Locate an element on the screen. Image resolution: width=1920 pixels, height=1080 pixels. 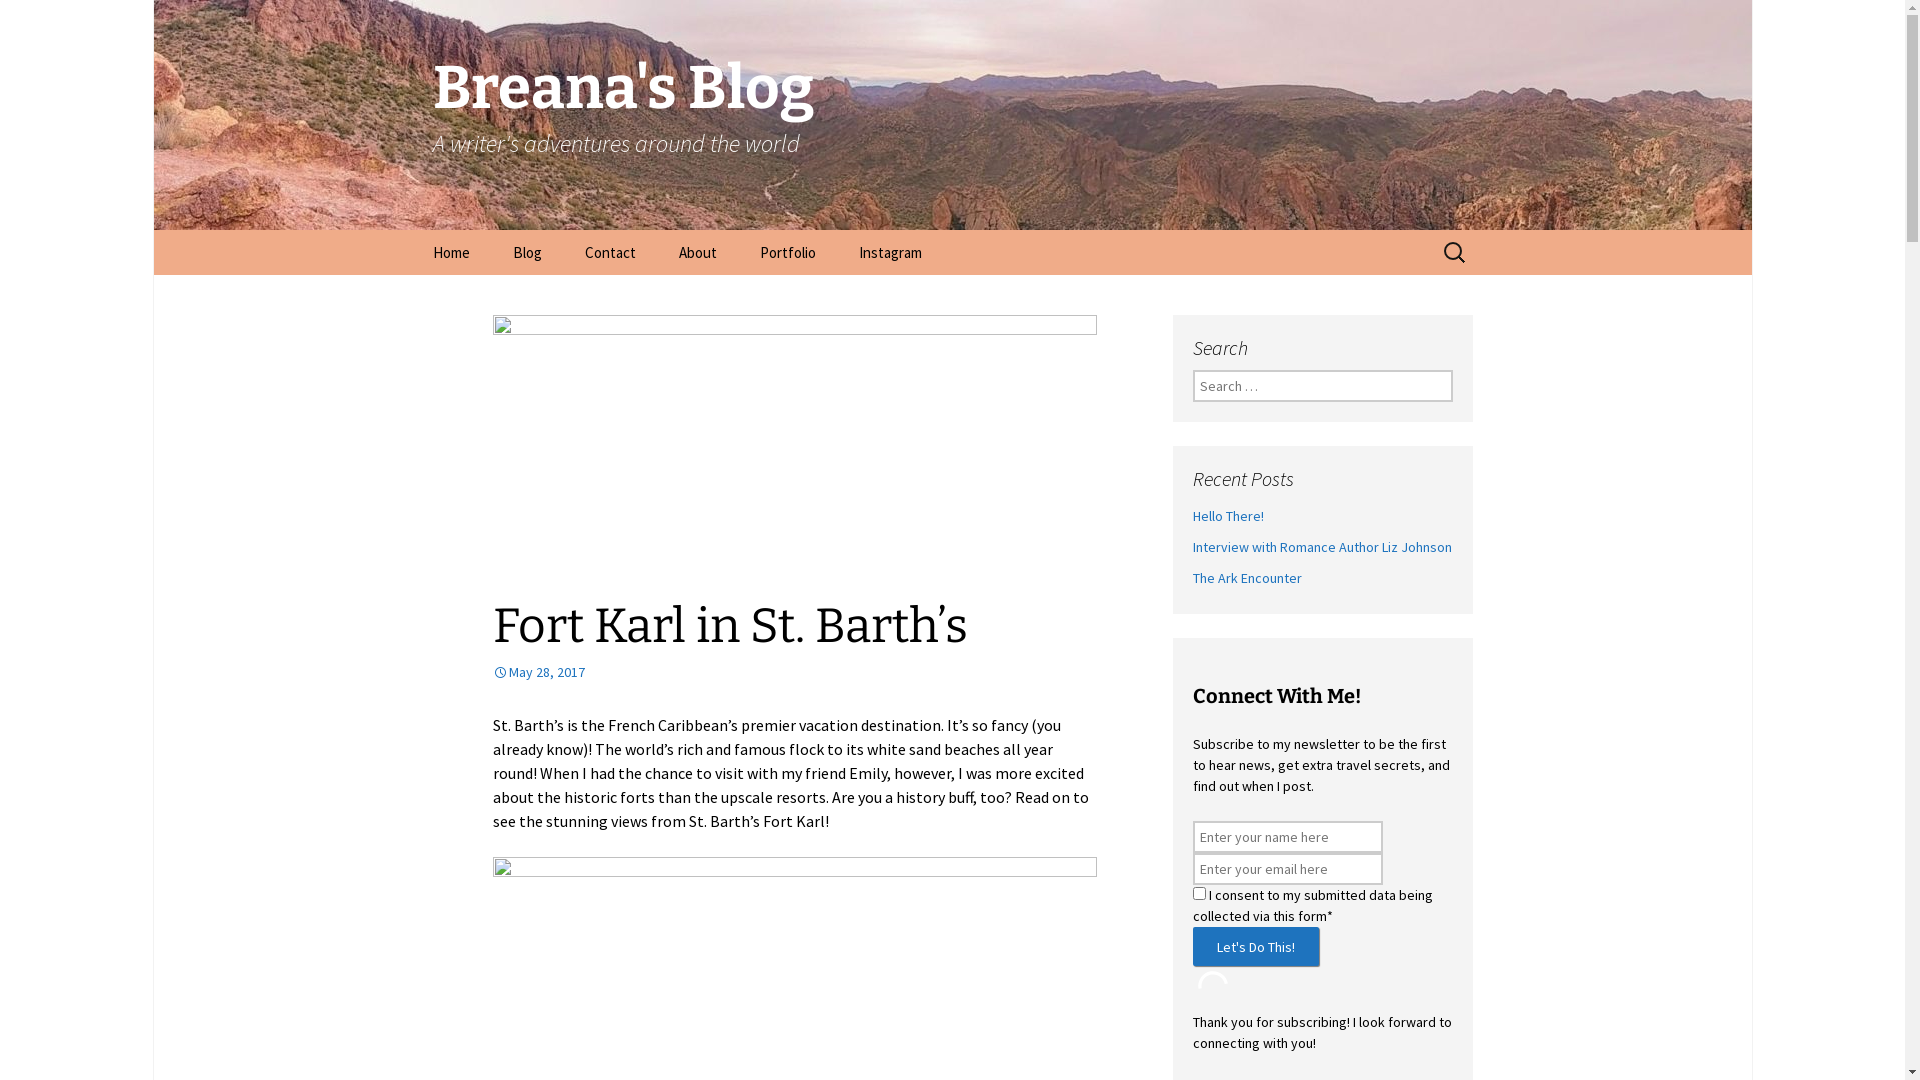
'Portfolio' is located at coordinates (786, 251).